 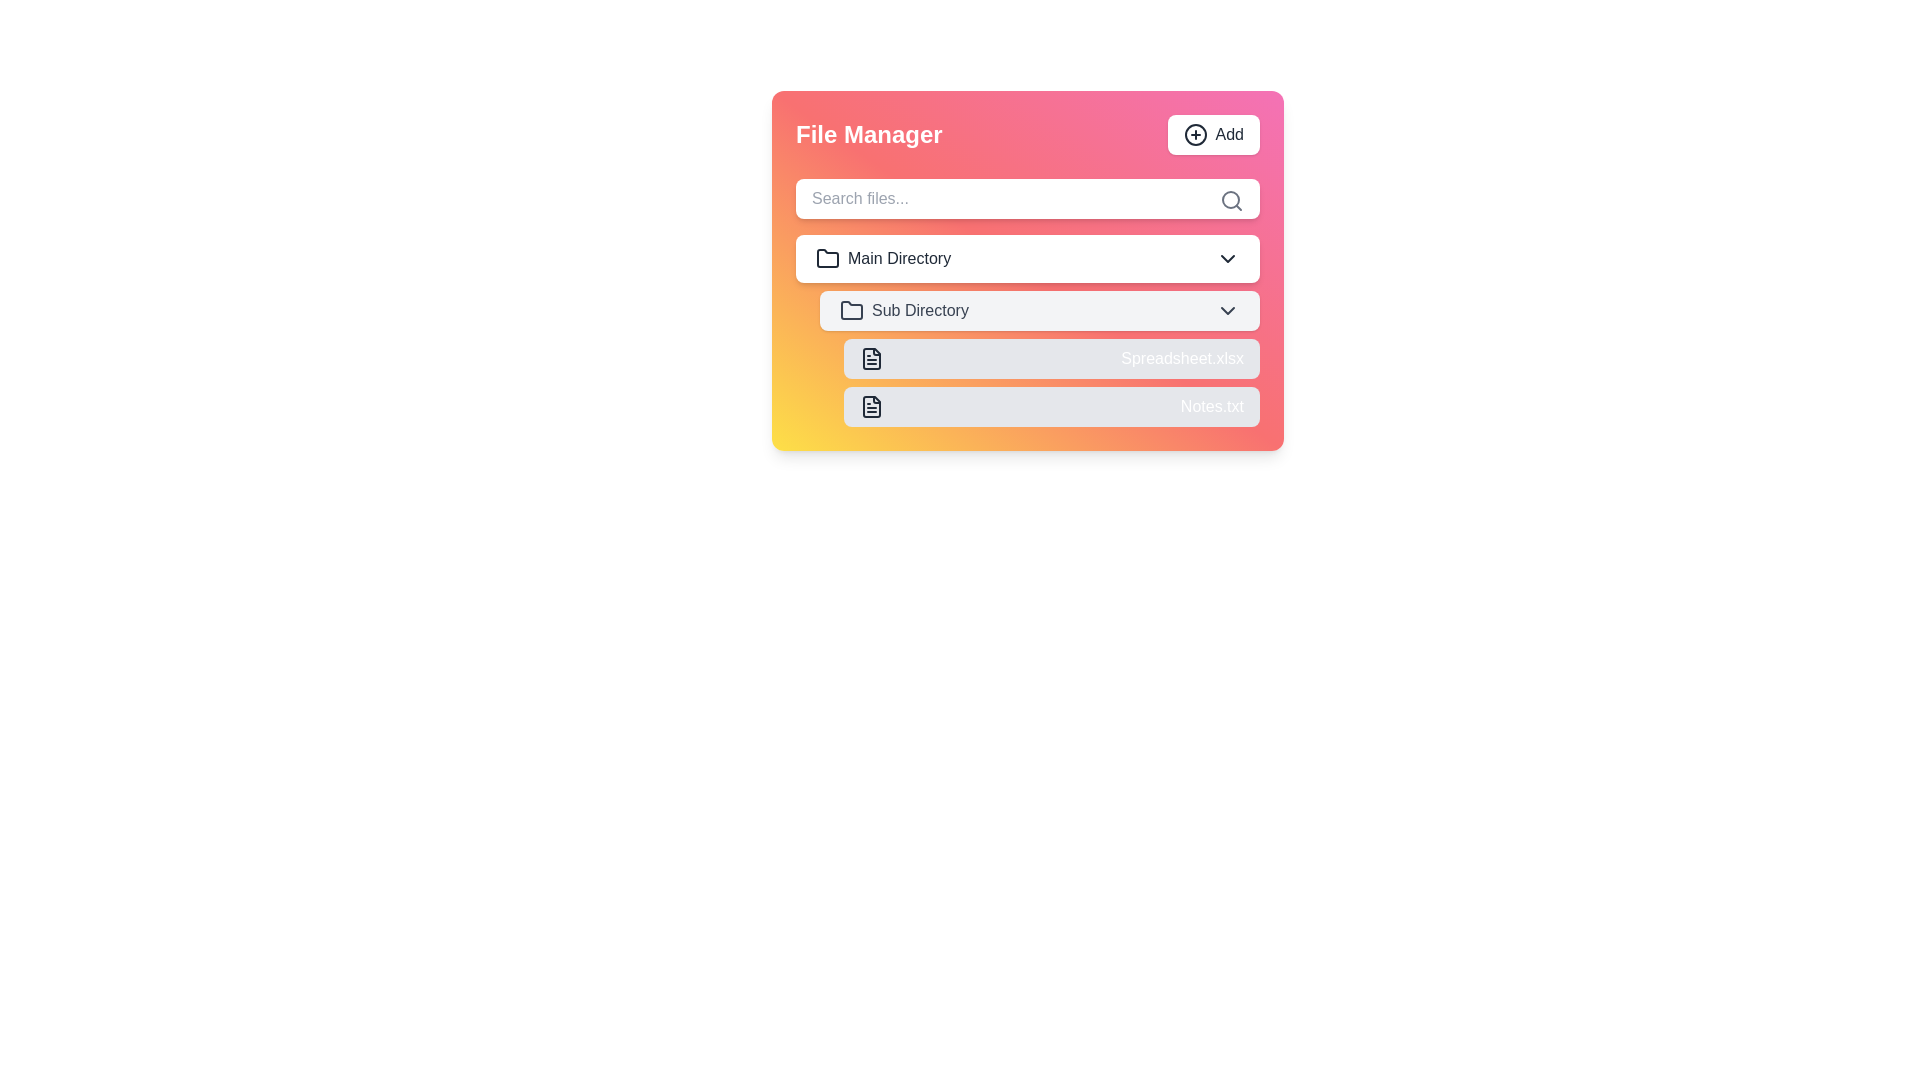 I want to click on the folder icon located to the left of the 'Sub Directory' text in the dropdown menu under 'File Manager', so click(x=851, y=309).